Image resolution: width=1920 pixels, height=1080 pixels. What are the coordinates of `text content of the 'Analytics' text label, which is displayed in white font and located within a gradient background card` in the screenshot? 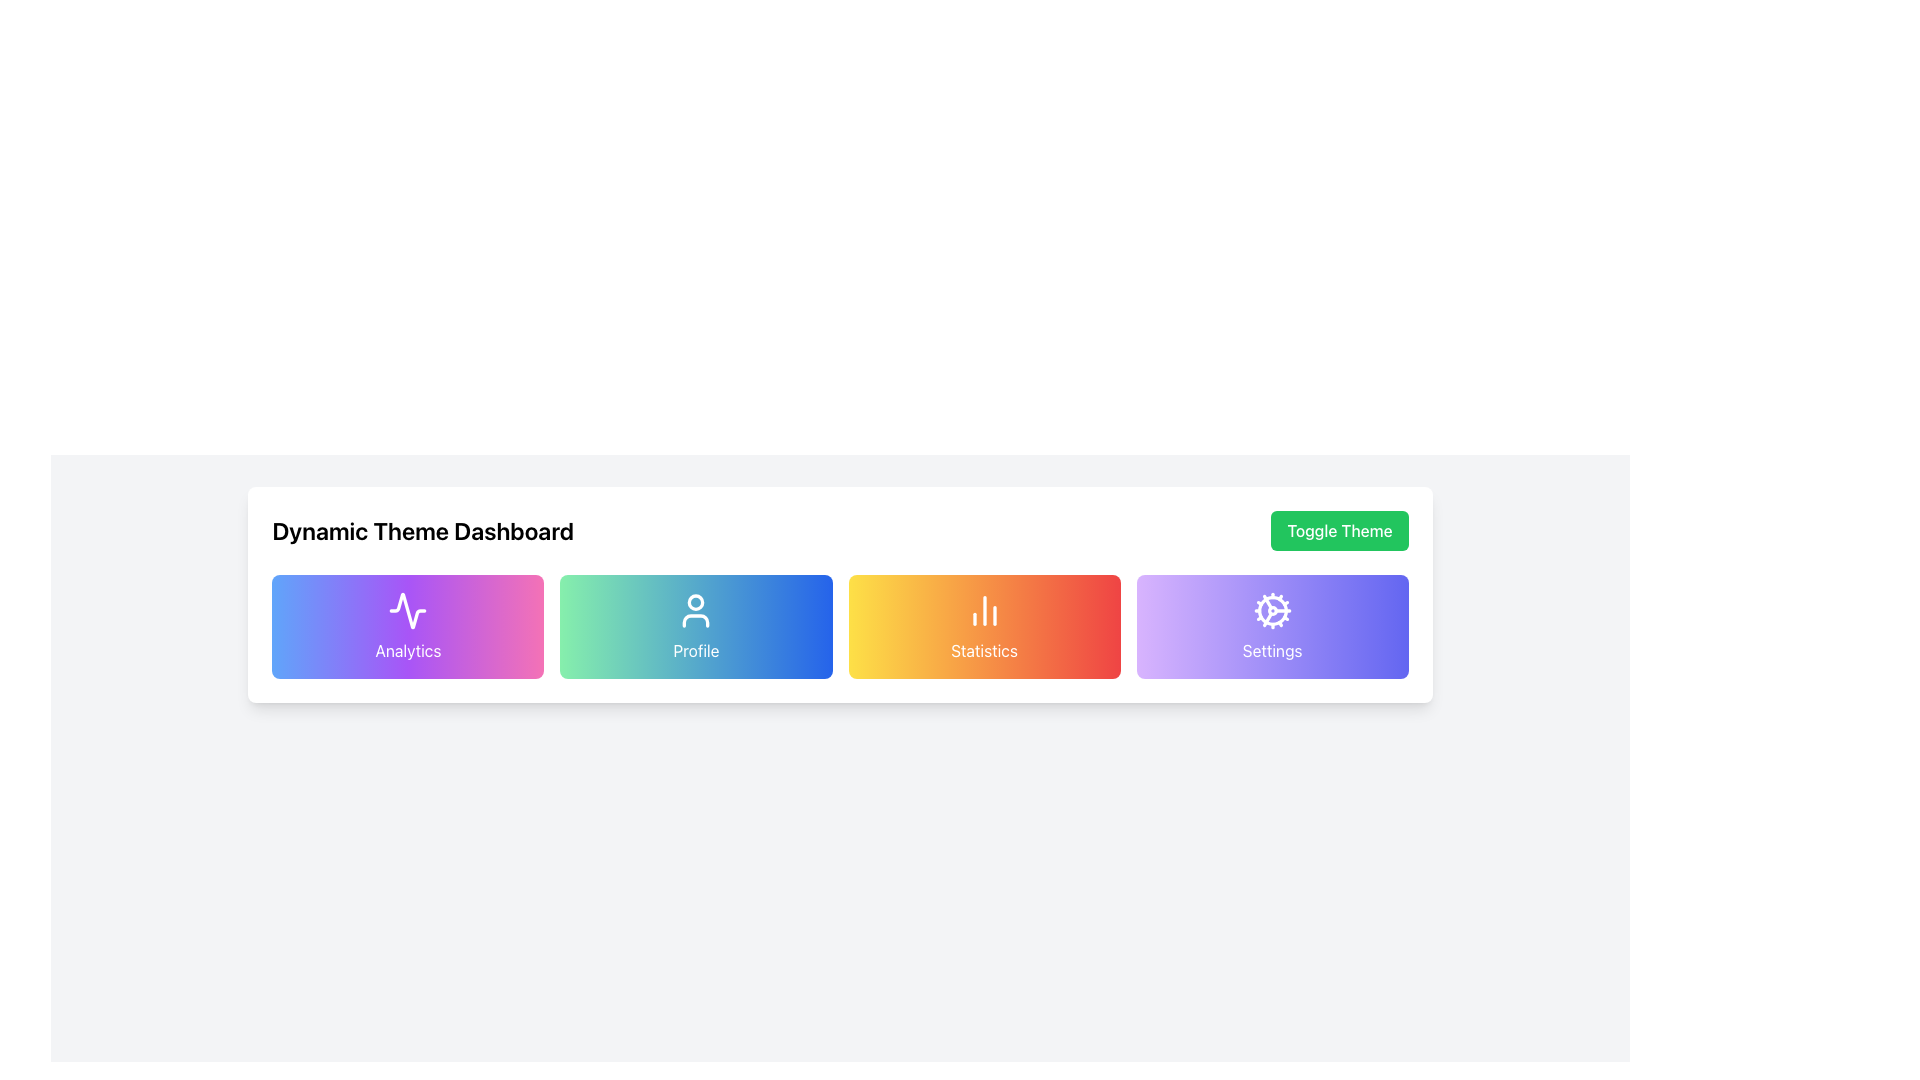 It's located at (407, 651).